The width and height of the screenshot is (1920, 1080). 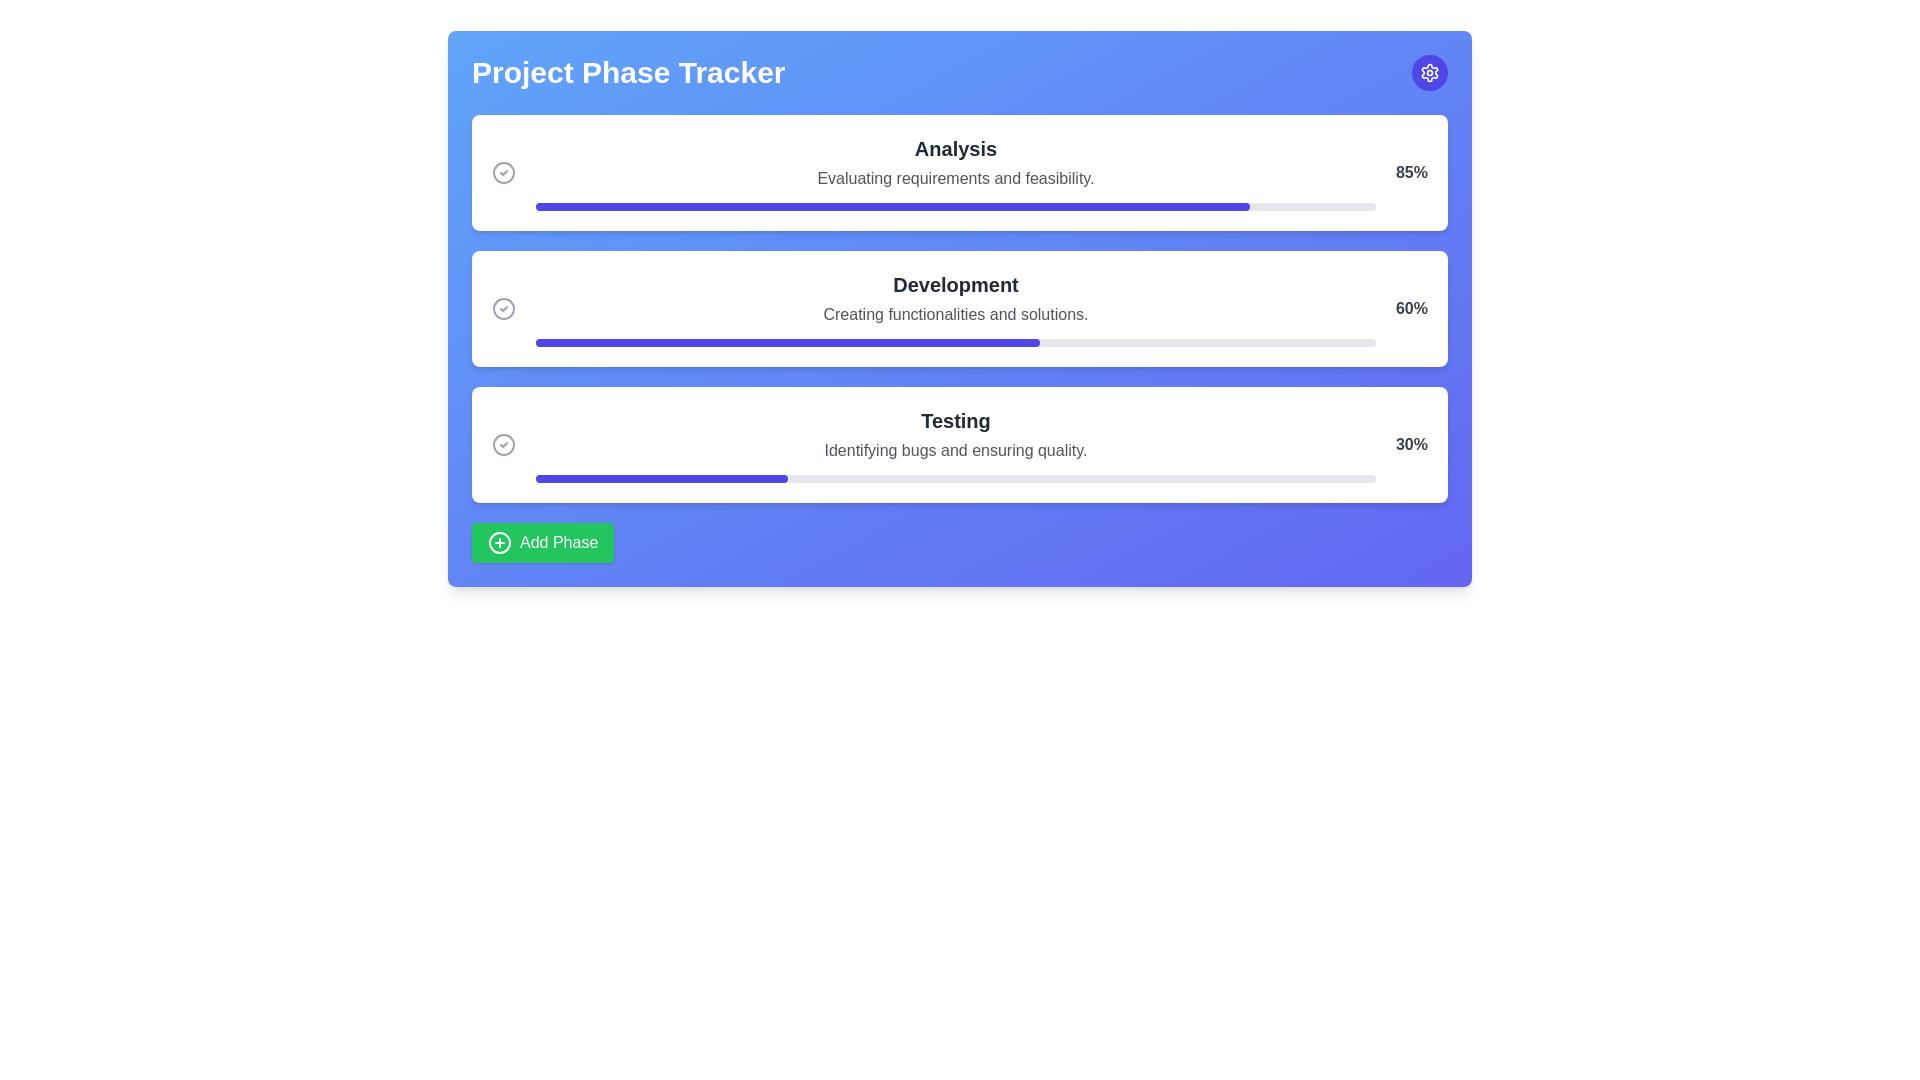 What do you see at coordinates (786, 342) in the screenshot?
I see `current progress value of the Progress bar fill segment indicating 60% completion in the Development phase` at bounding box center [786, 342].